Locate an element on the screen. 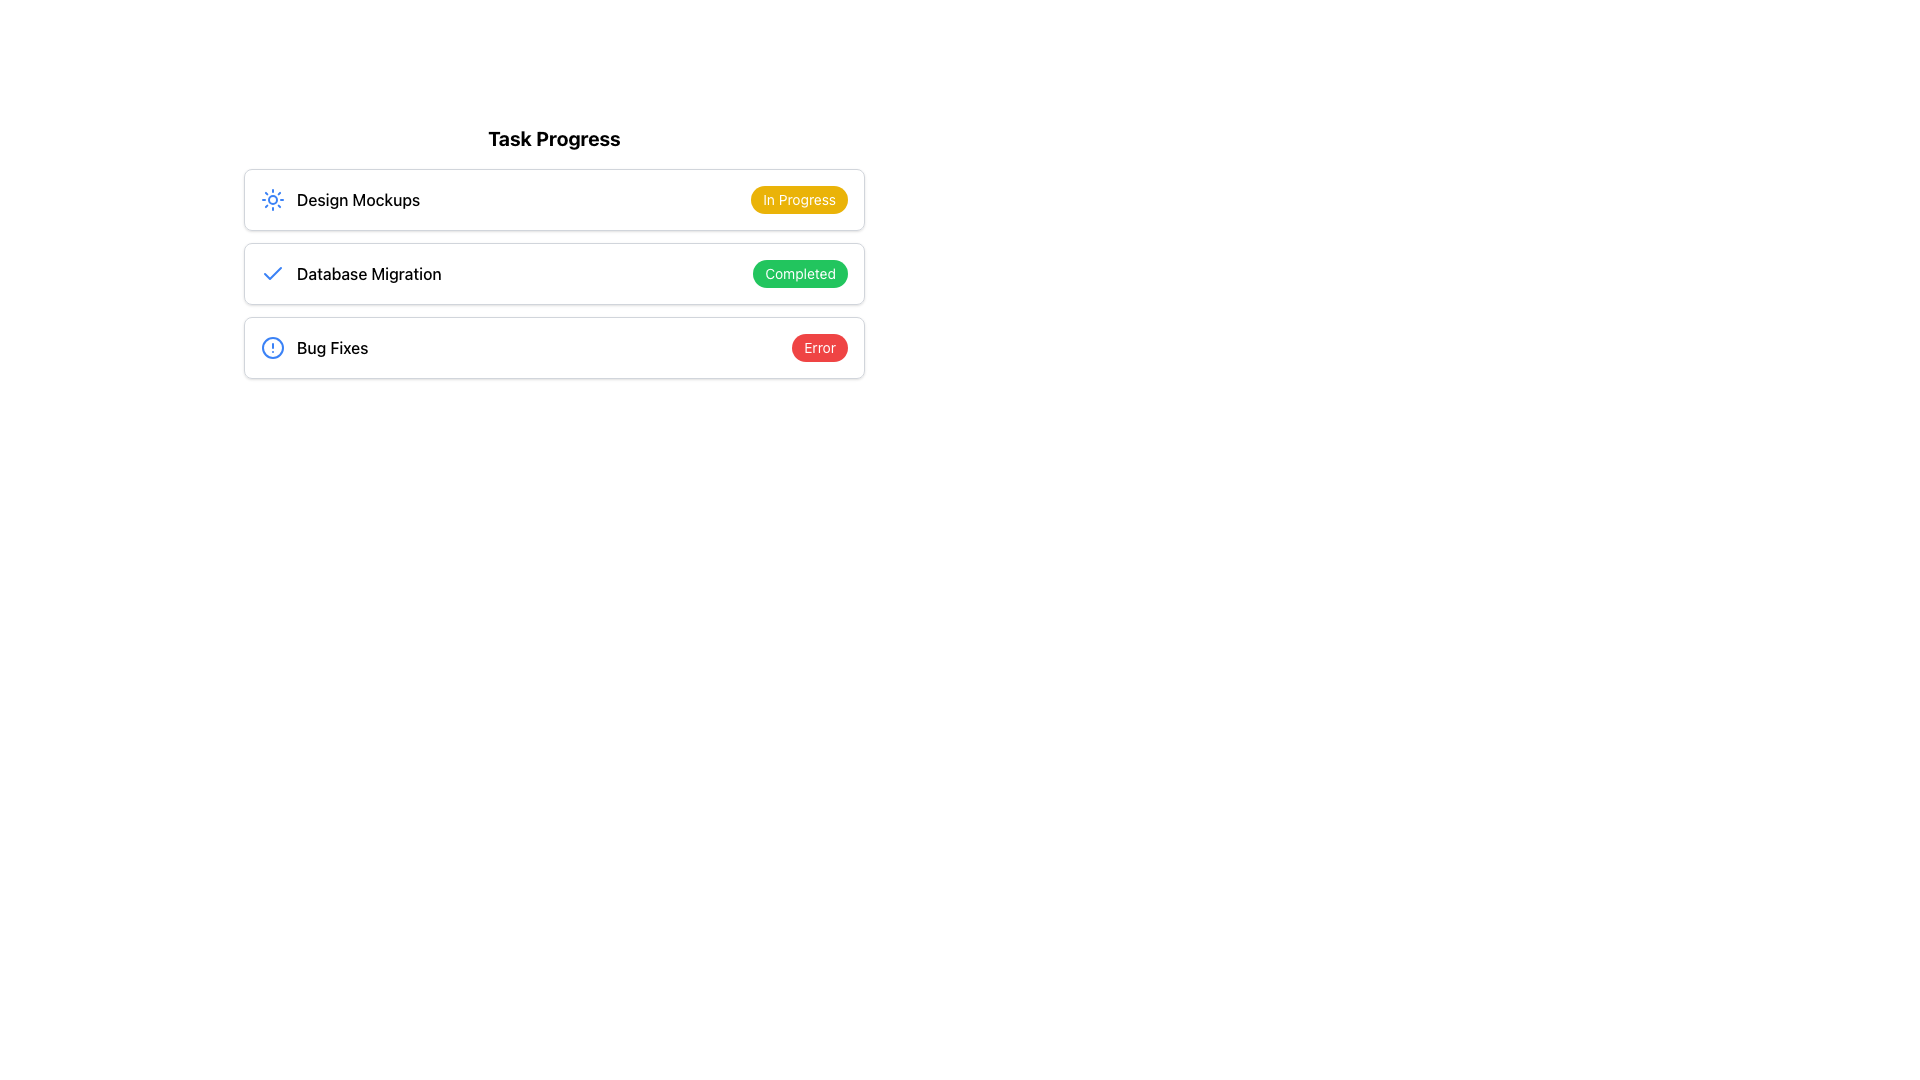 The width and height of the screenshot is (1920, 1080). the visual indicator icon that represents a completed status or verified task, located to the left of the 'Database Migration' text label is located at coordinates (272, 273).